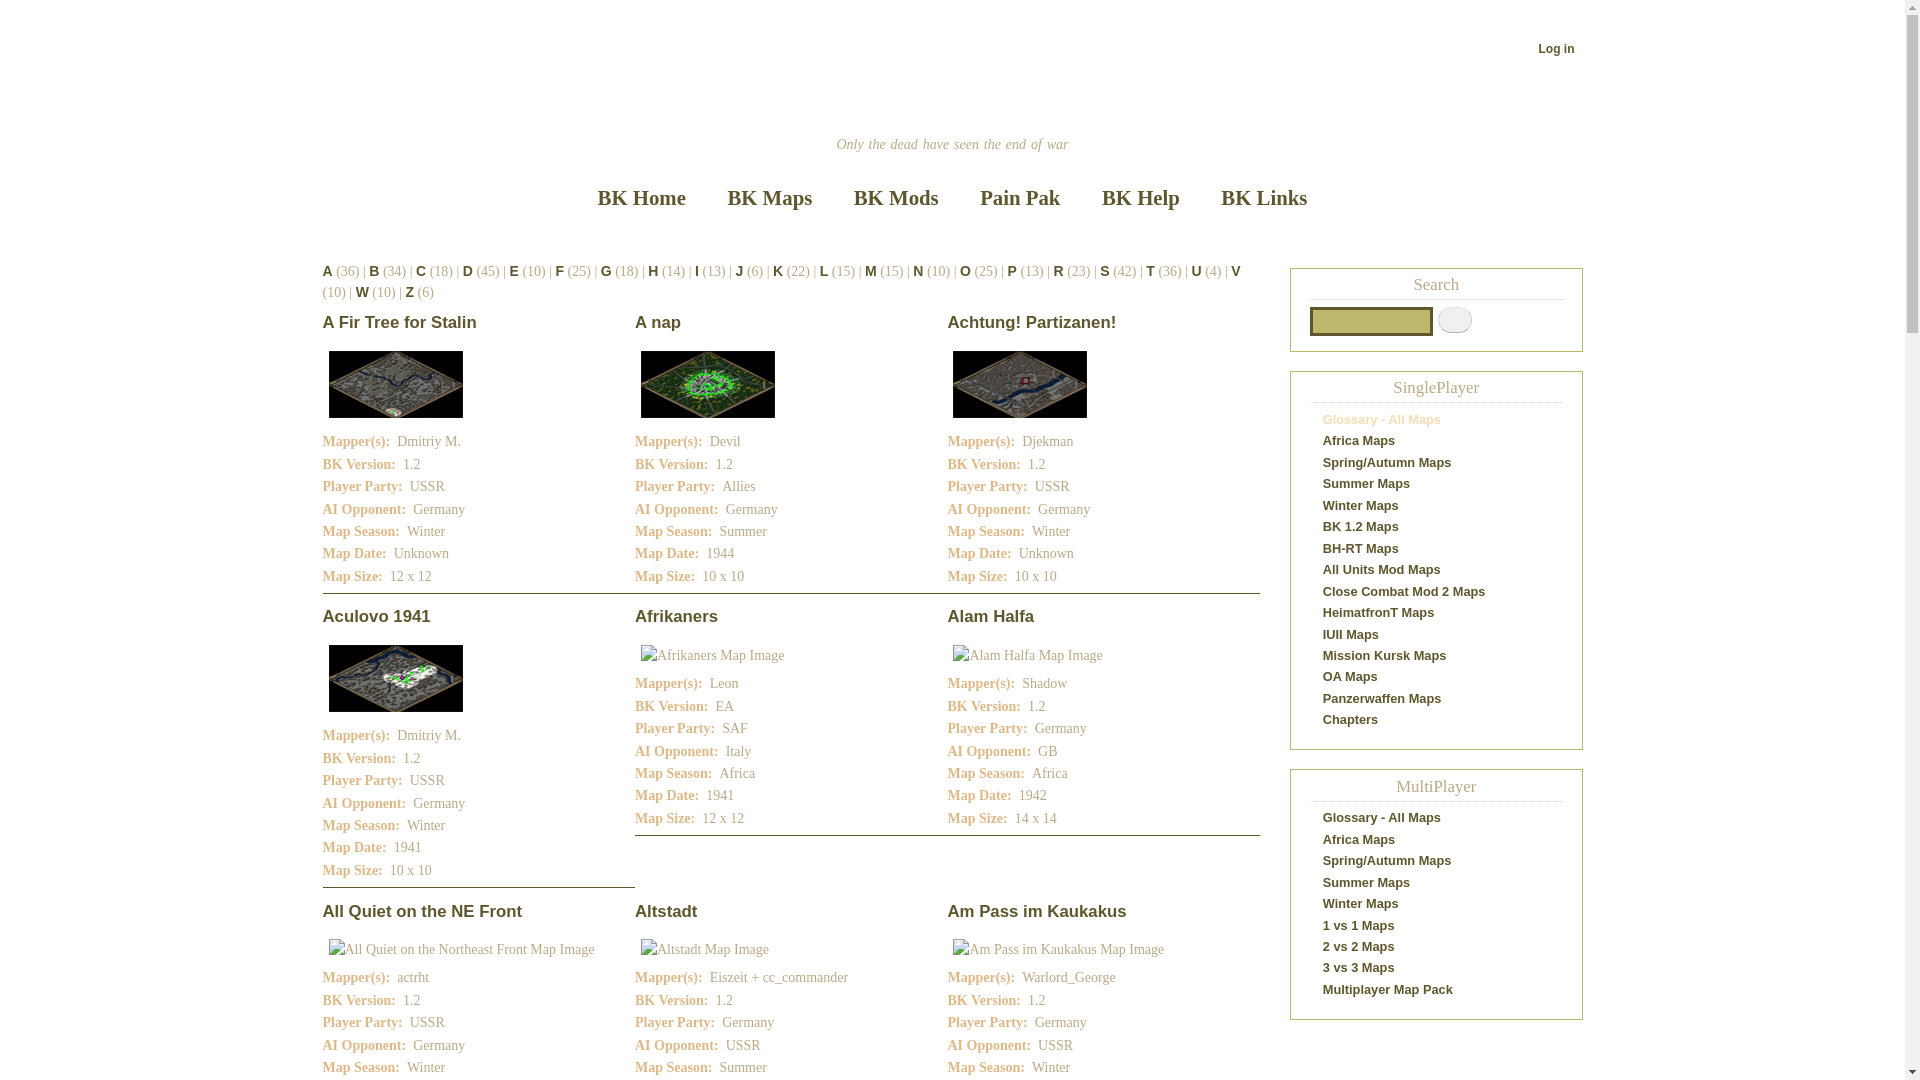 This screenshot has width=1920, height=1080. Describe the element at coordinates (560, 270) in the screenshot. I see `'F'` at that location.